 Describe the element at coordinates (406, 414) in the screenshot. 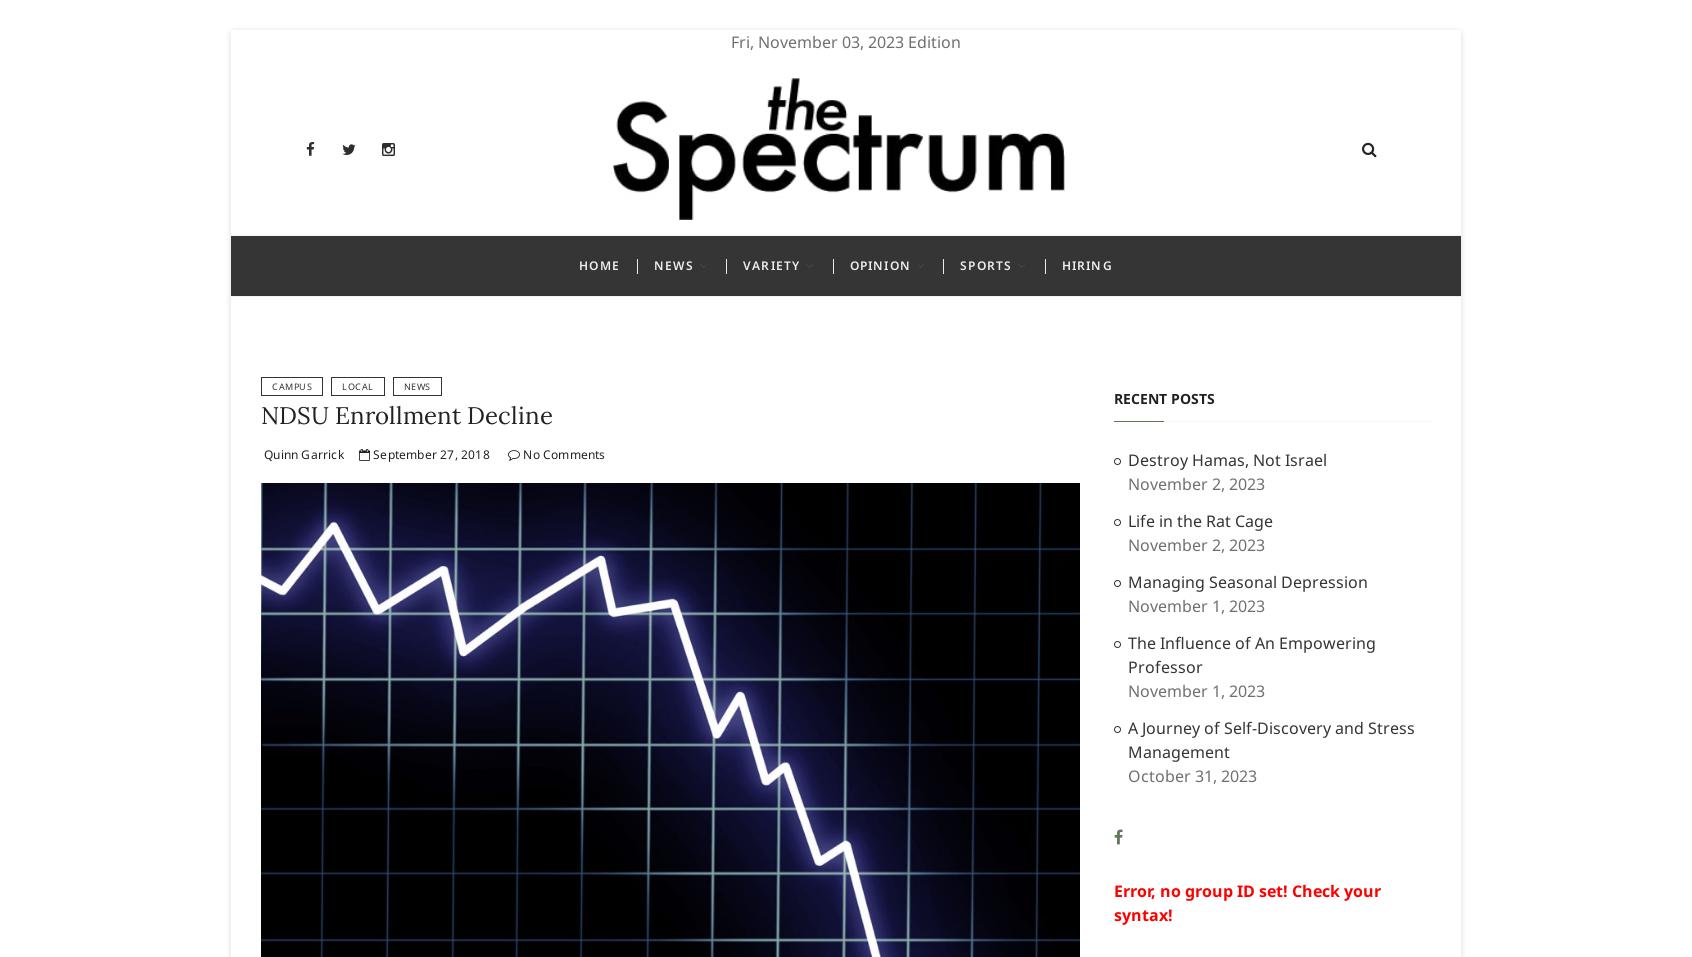

I see `'NDSU Enrollment Decline'` at that location.